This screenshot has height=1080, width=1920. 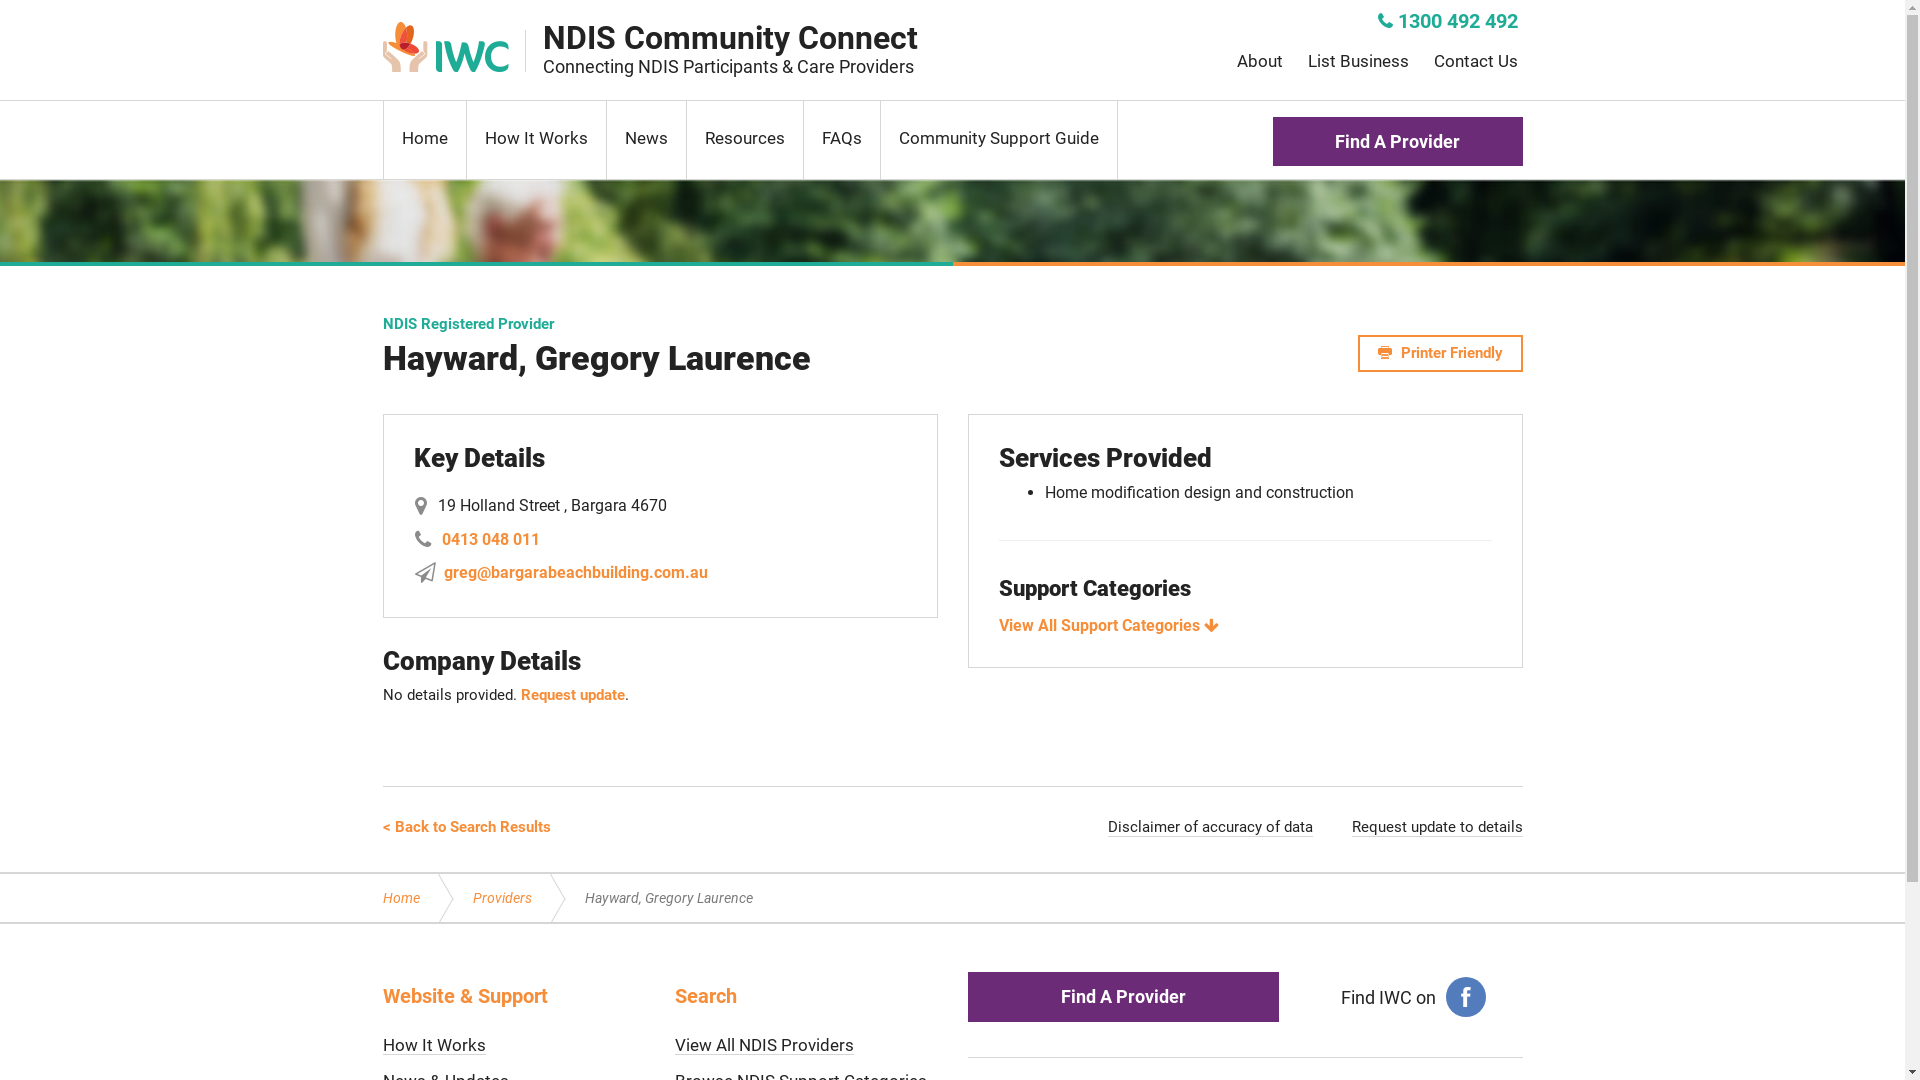 I want to click on 'About', so click(x=1257, y=59).